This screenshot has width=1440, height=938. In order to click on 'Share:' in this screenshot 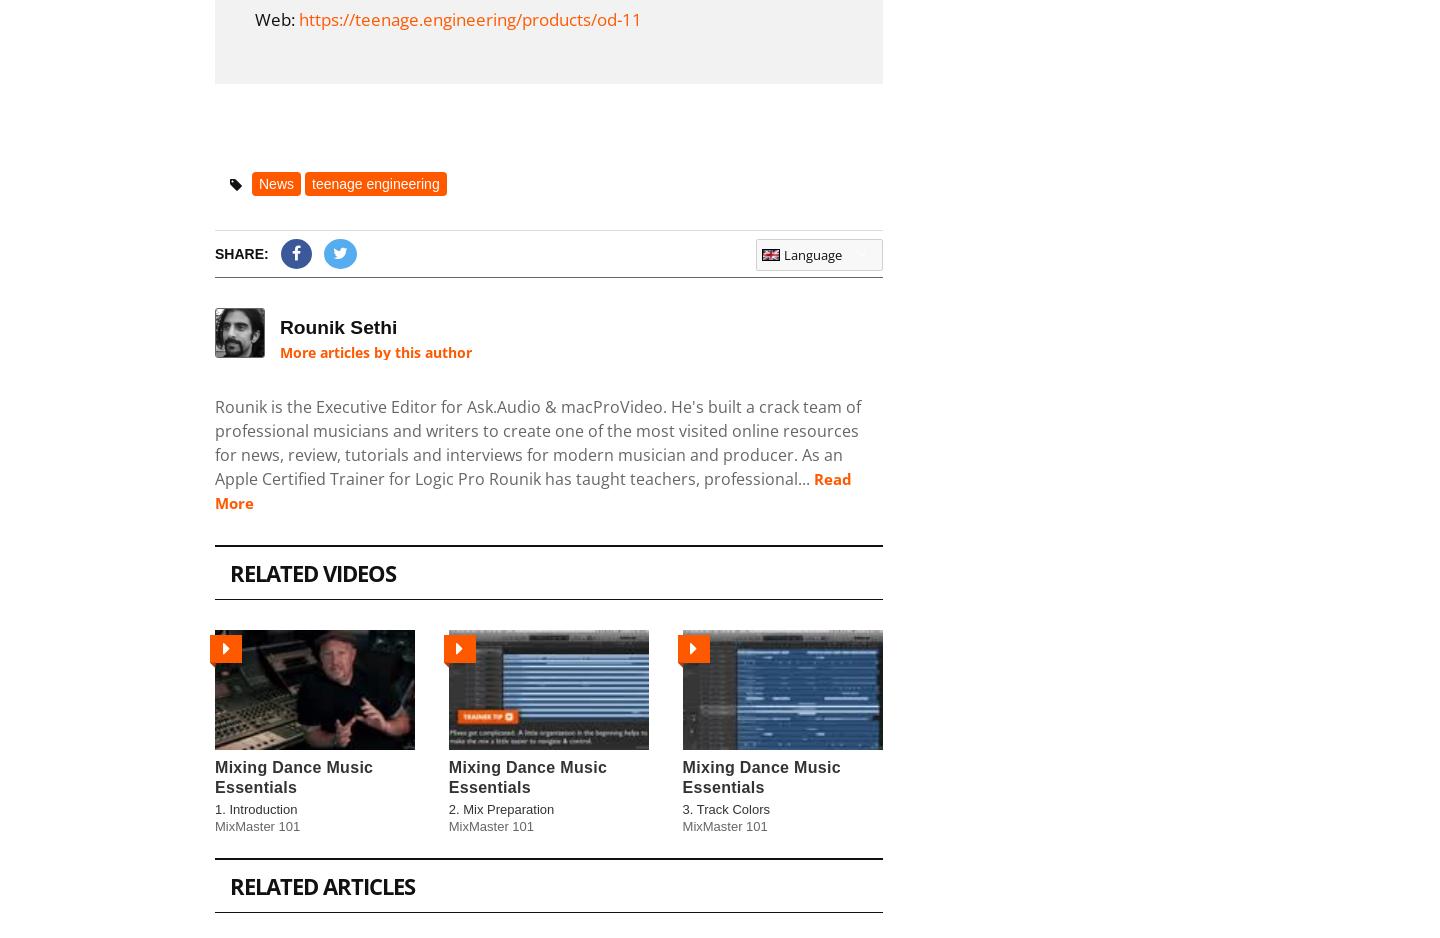, I will do `click(214, 251)`.